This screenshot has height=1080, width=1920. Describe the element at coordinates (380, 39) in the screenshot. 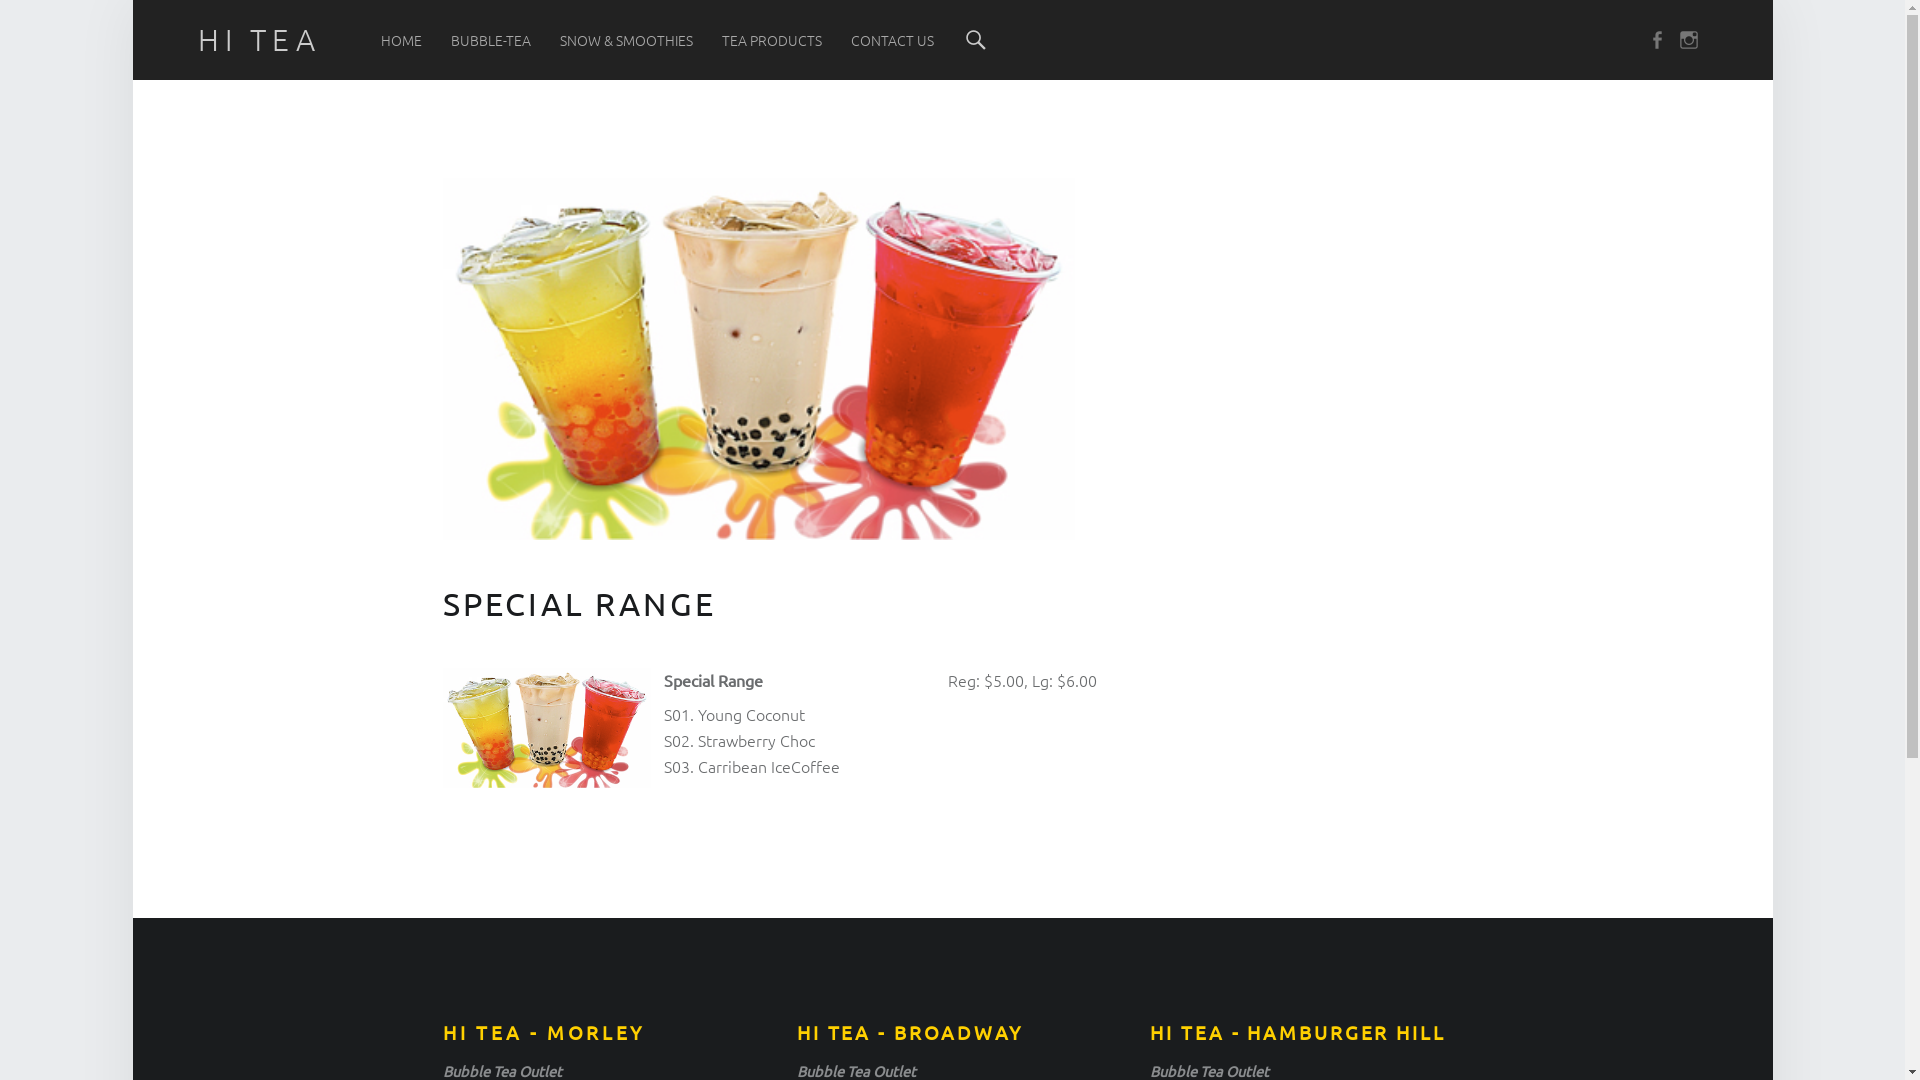

I see `'HOME'` at that location.